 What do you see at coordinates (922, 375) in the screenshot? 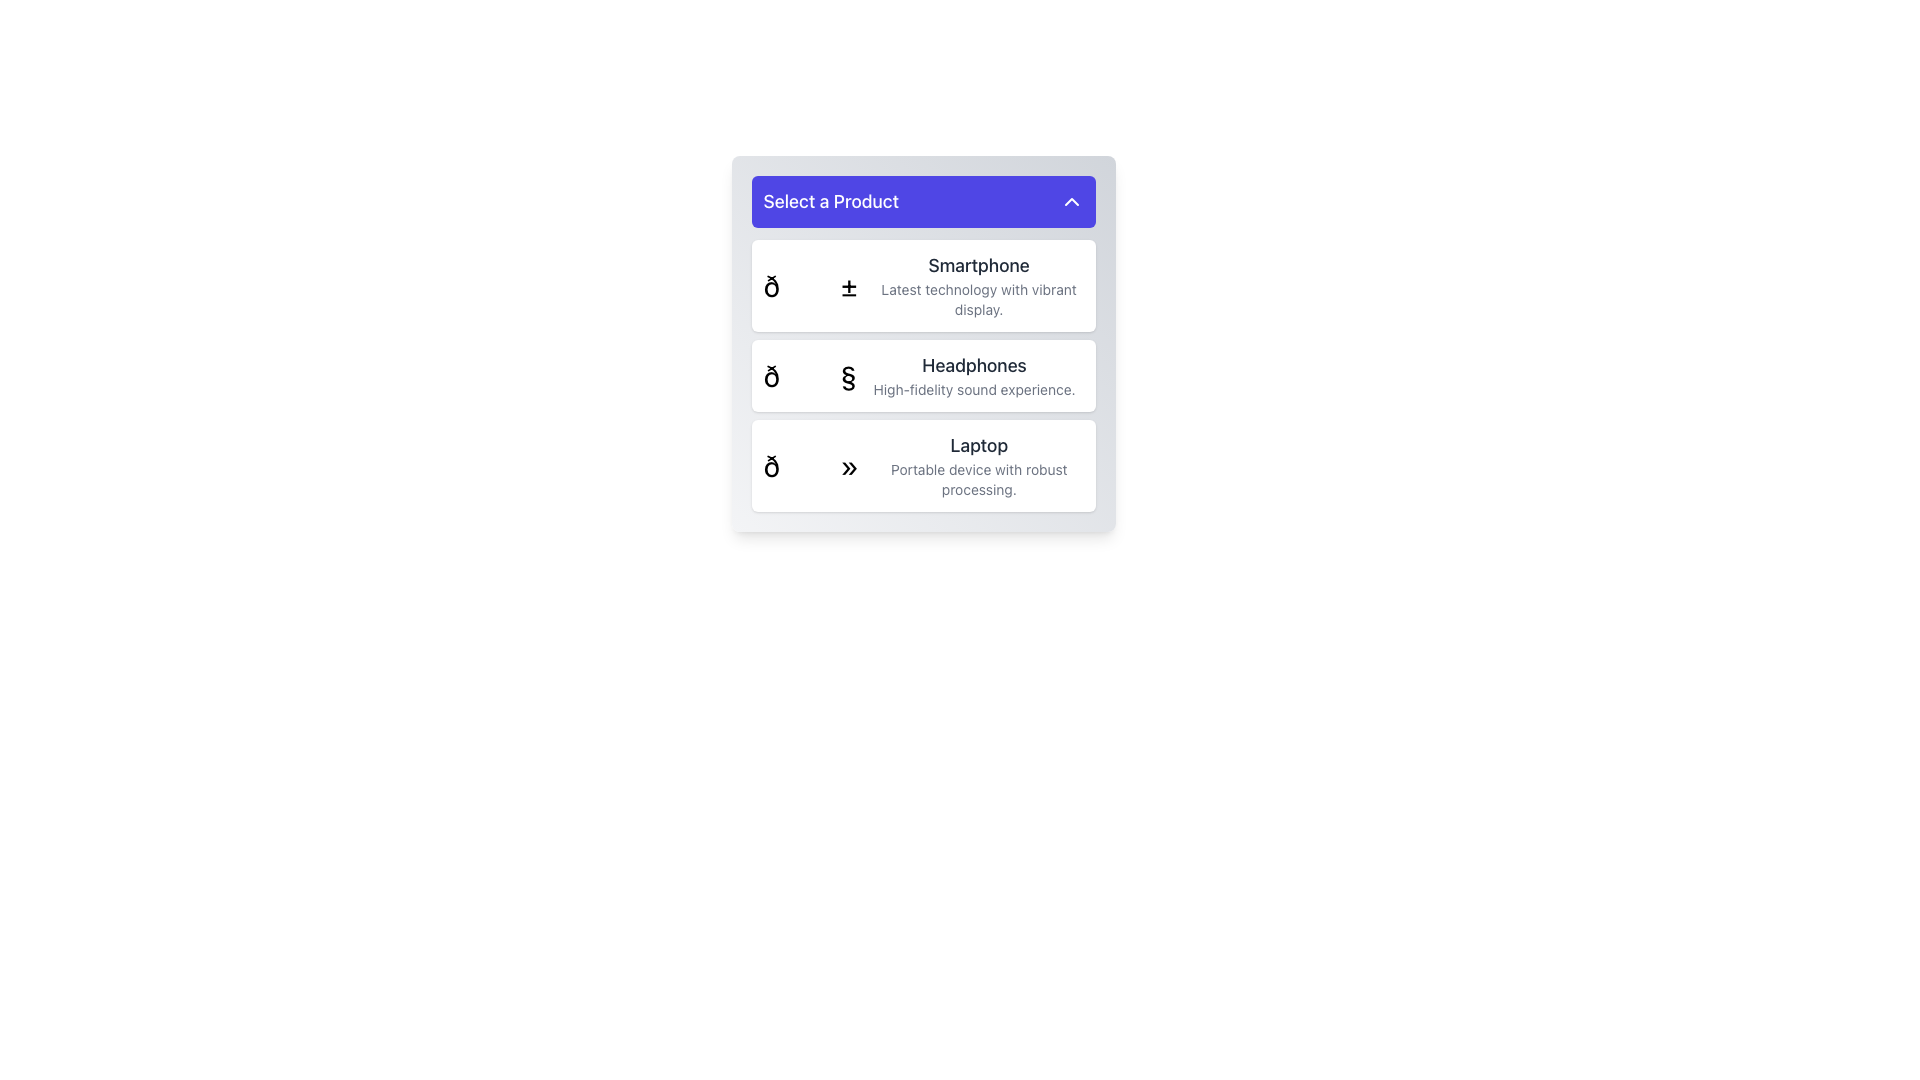
I see `the second List Item element, which features a bold title 'Headphones' and a description 'High-fidelity sound experience.'` at bounding box center [922, 375].